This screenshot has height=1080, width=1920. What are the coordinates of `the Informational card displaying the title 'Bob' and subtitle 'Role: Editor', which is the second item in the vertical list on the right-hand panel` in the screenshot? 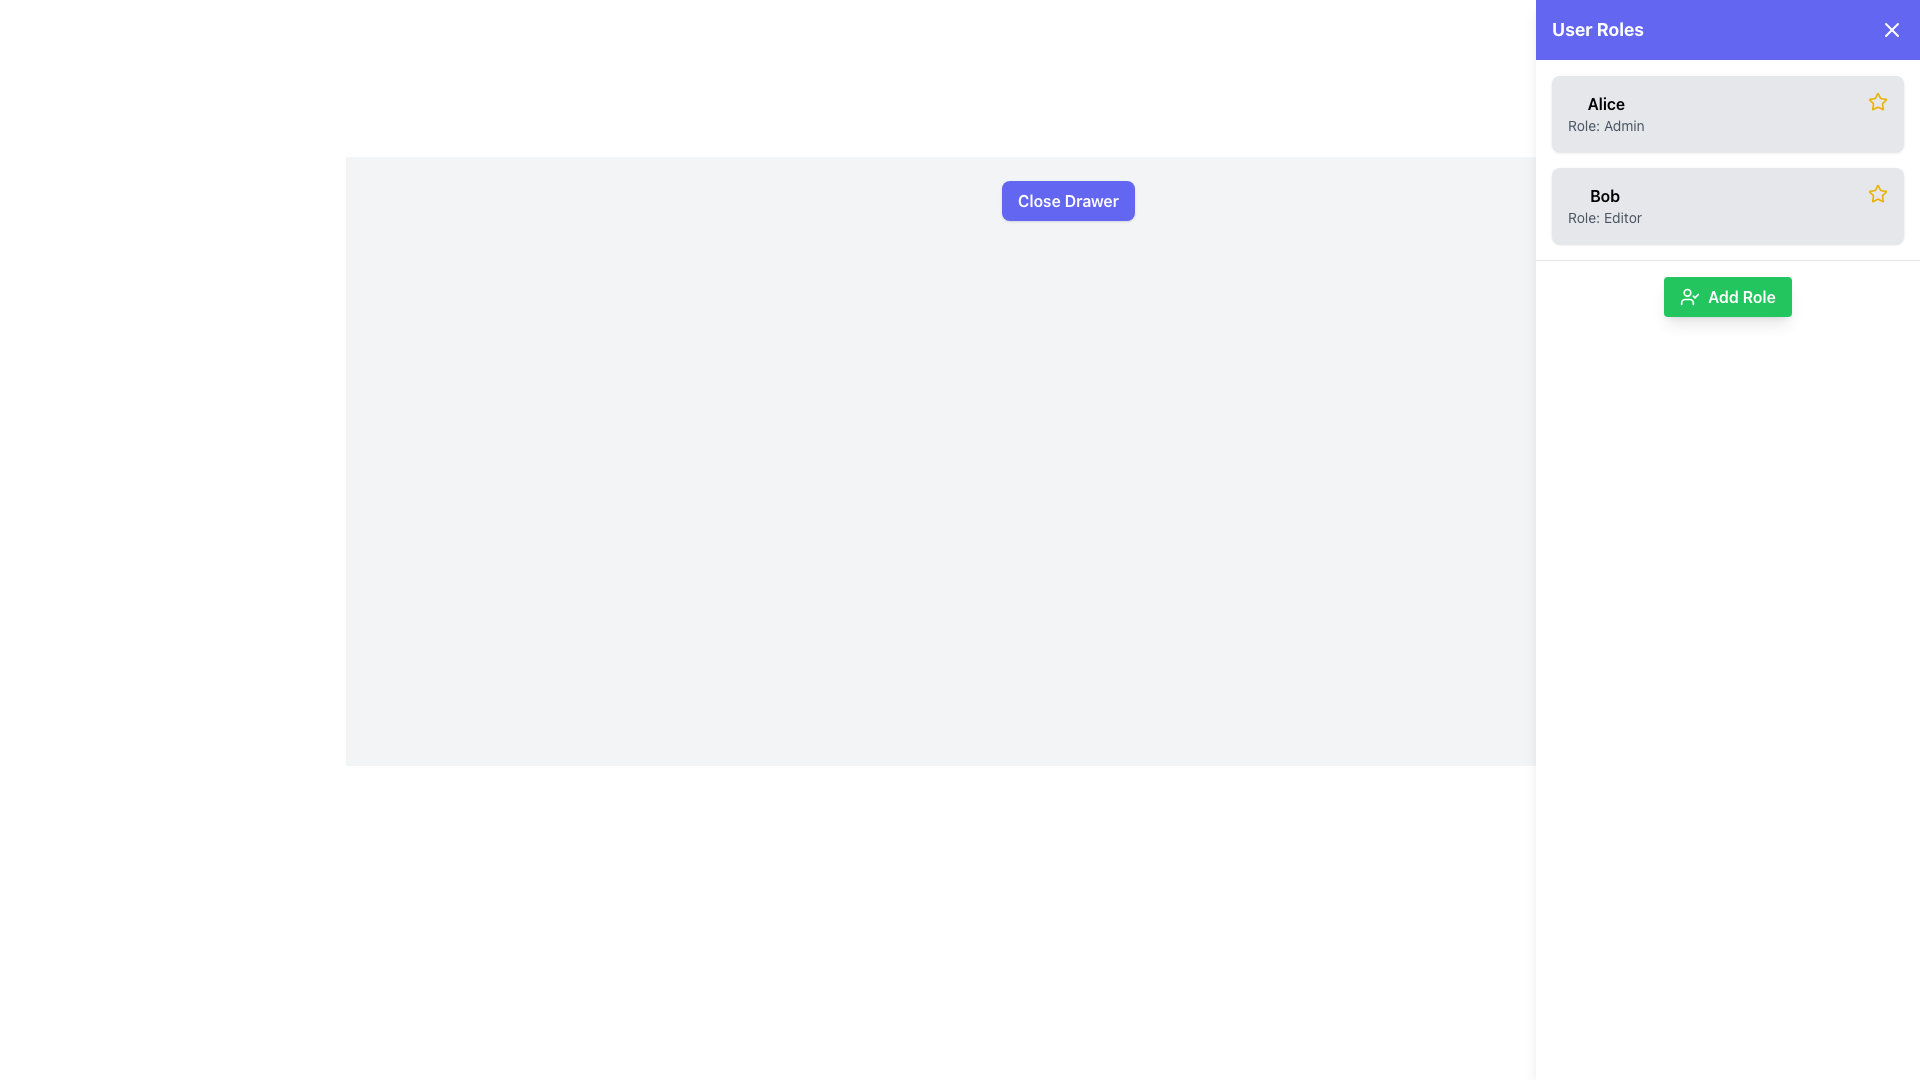 It's located at (1727, 205).